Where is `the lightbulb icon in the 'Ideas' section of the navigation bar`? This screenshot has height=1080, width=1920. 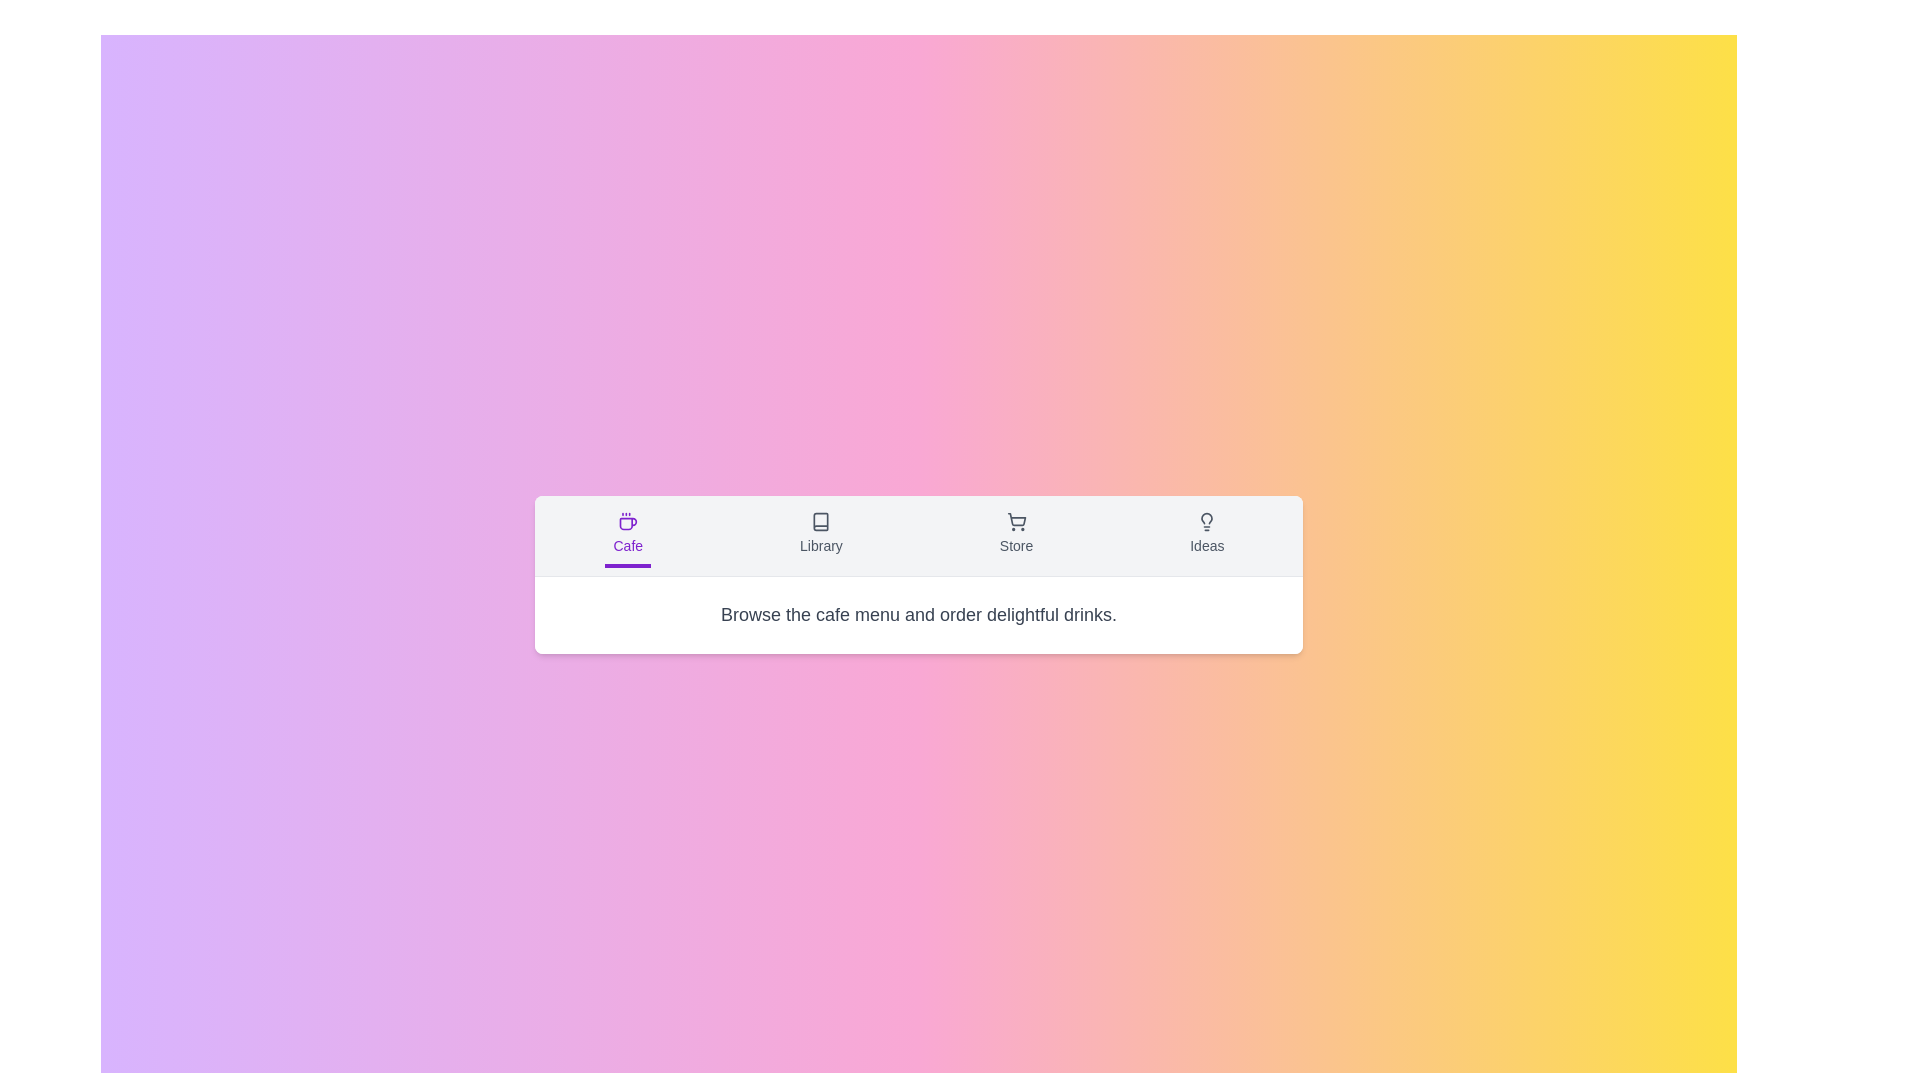
the lightbulb icon in the 'Ideas' section of the navigation bar is located at coordinates (1206, 520).